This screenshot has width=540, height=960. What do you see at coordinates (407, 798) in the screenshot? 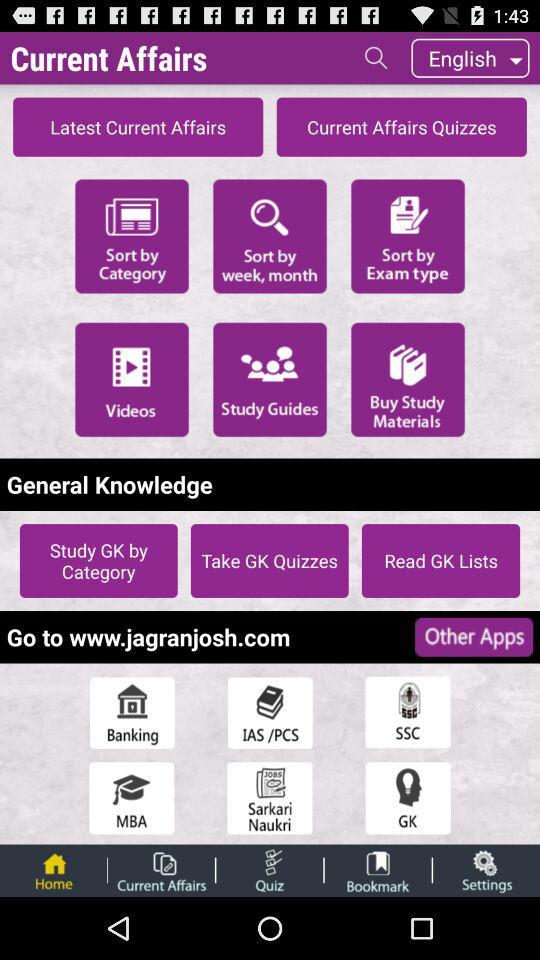
I see `gk` at bounding box center [407, 798].